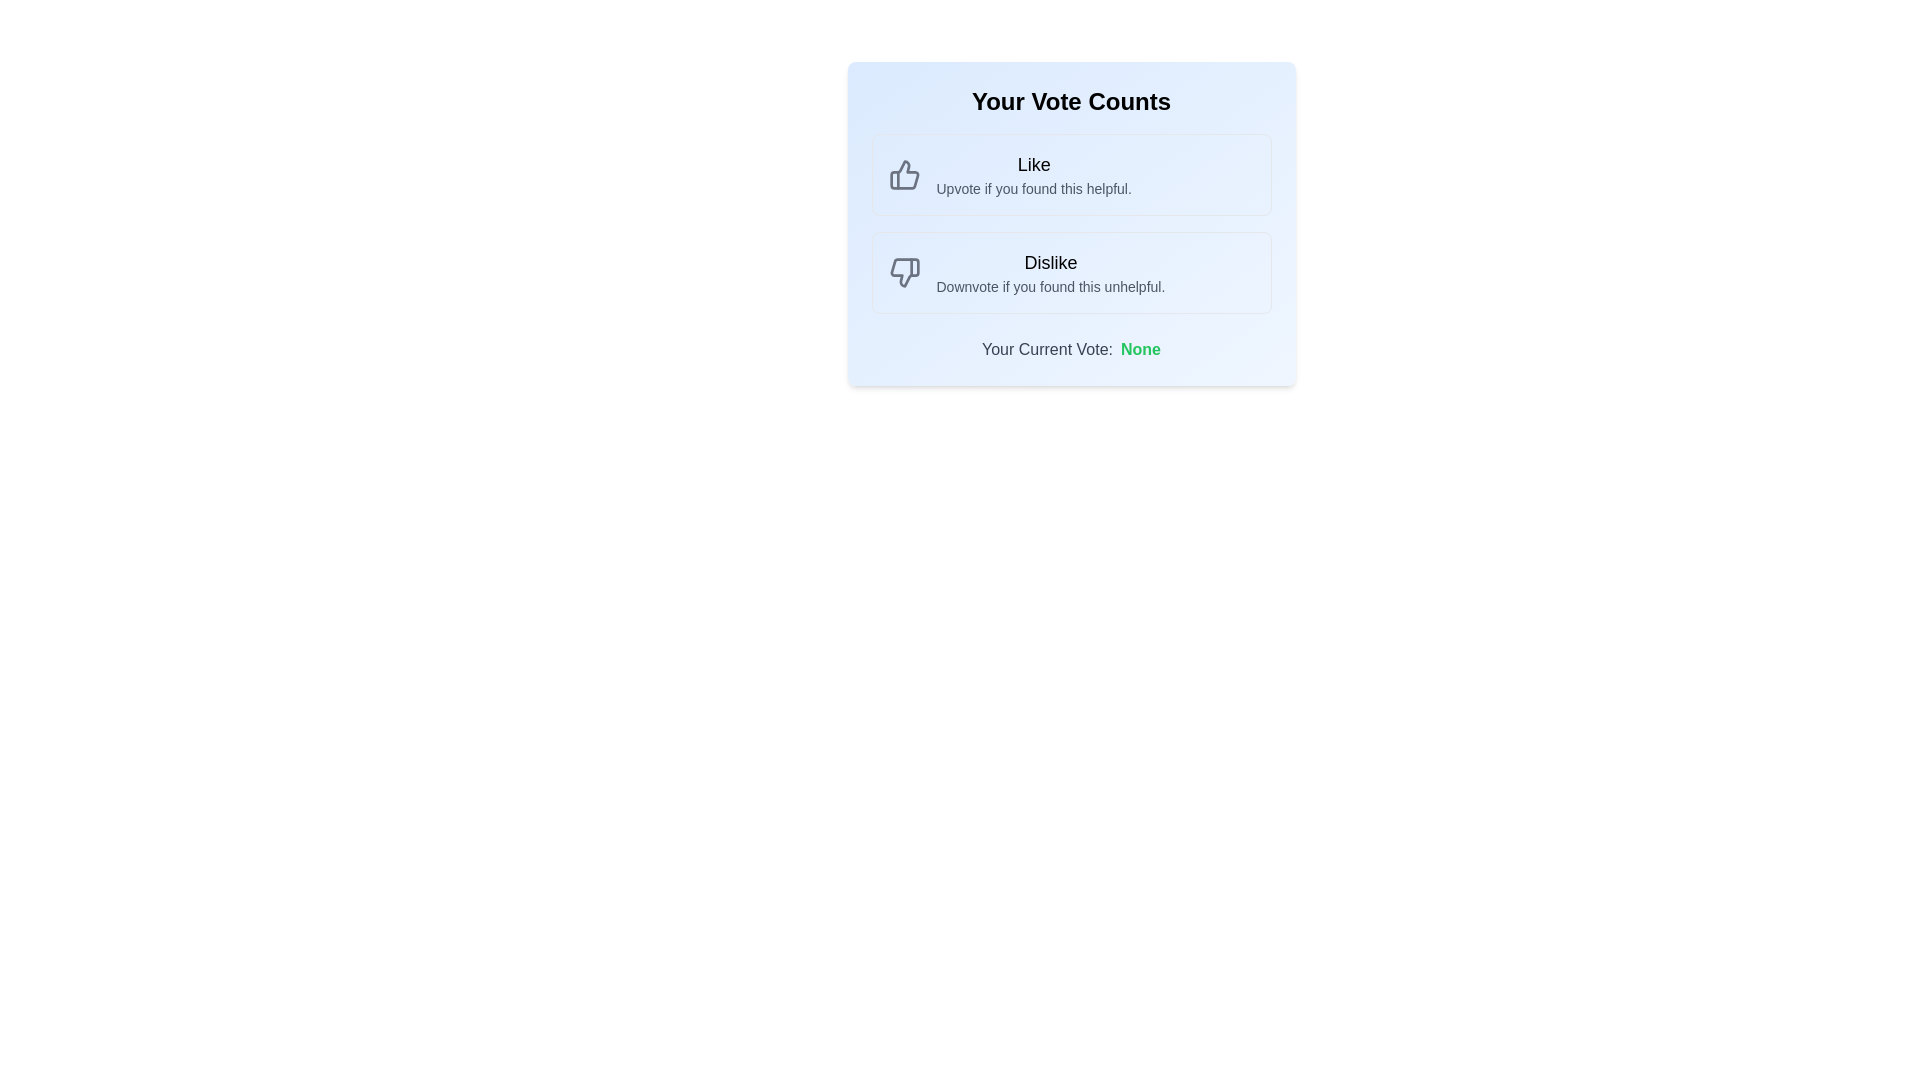 This screenshot has width=1920, height=1080. I want to click on the text label that states 'Your Current Vote:' styled in gray font, located near the bottom of the voting card interface to the left of the bold green text displaying the user's current vote status, so click(1046, 348).